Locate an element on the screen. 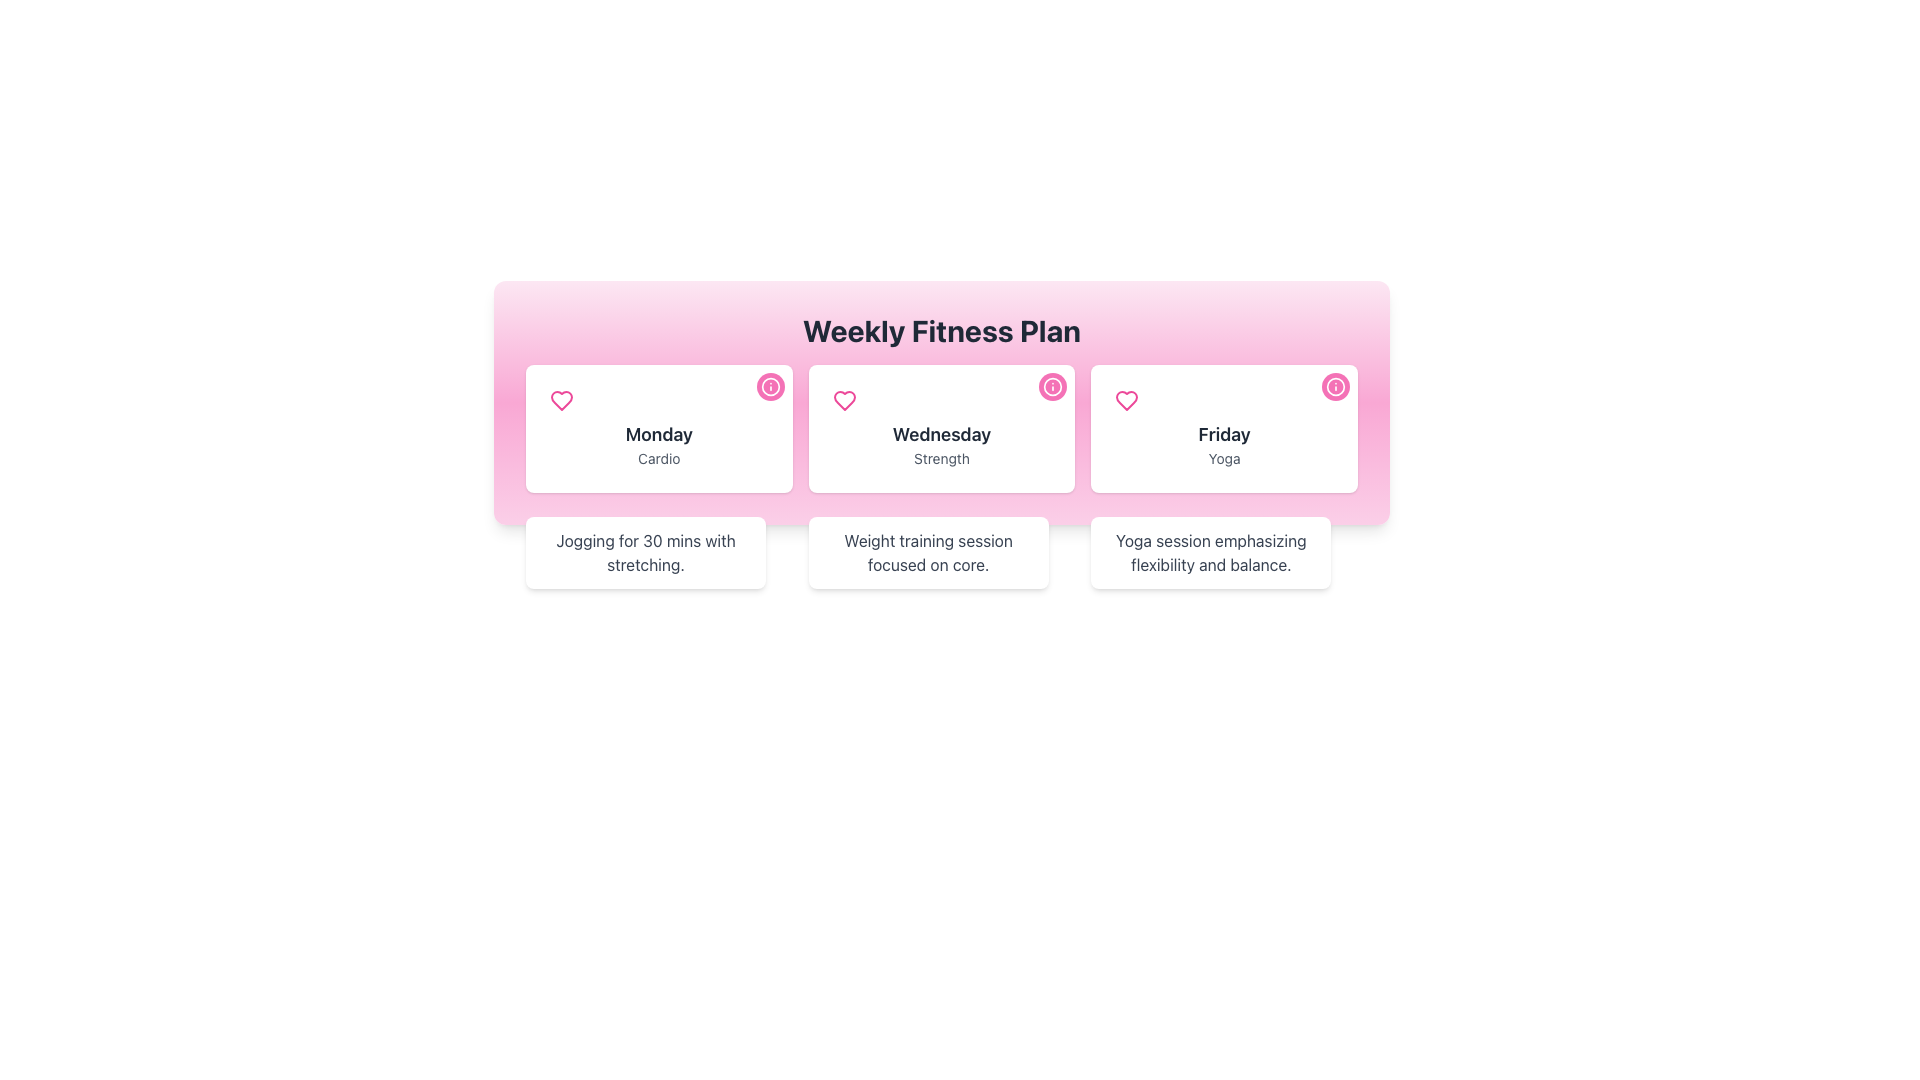 This screenshot has height=1080, width=1920. the heart icon located is located at coordinates (1127, 401).